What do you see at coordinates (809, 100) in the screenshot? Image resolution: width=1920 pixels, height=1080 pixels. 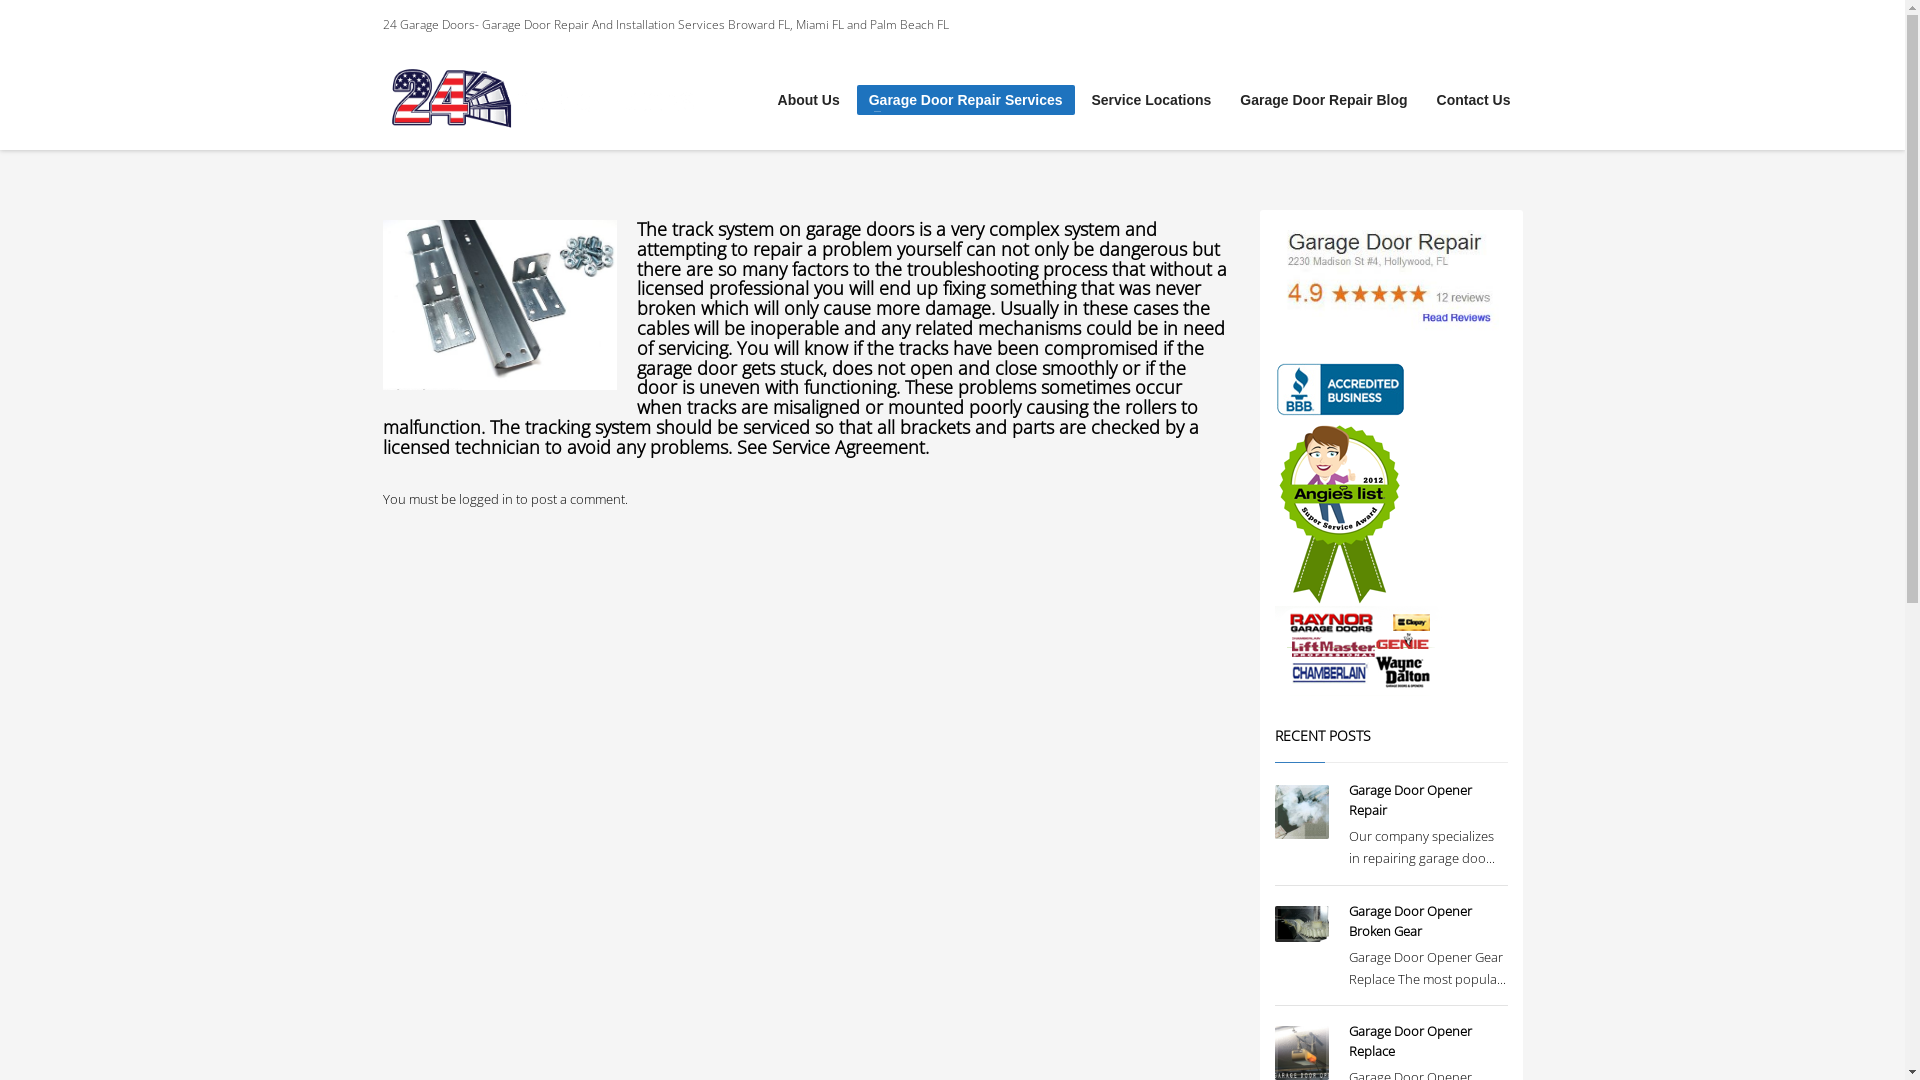 I see `'About Us'` at bounding box center [809, 100].